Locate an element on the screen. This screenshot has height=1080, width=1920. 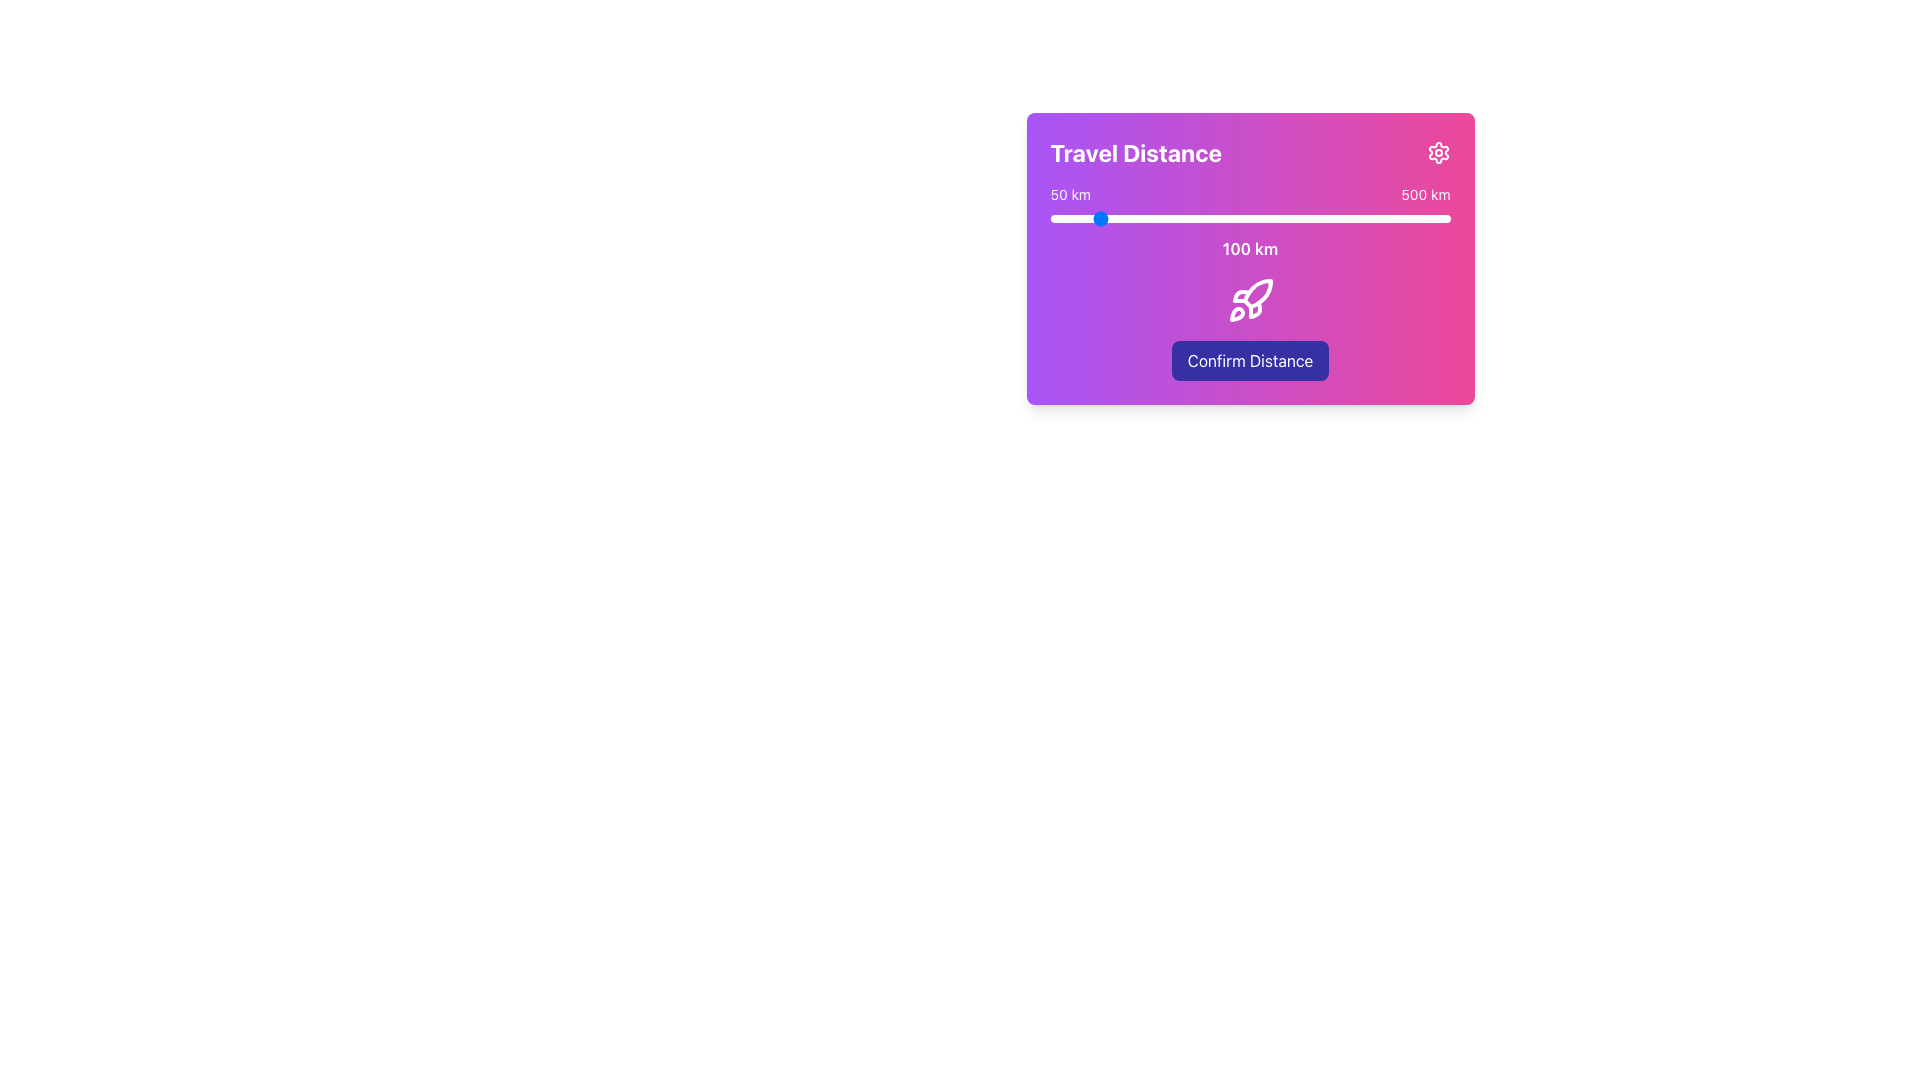
the travel distance is located at coordinates (1339, 219).